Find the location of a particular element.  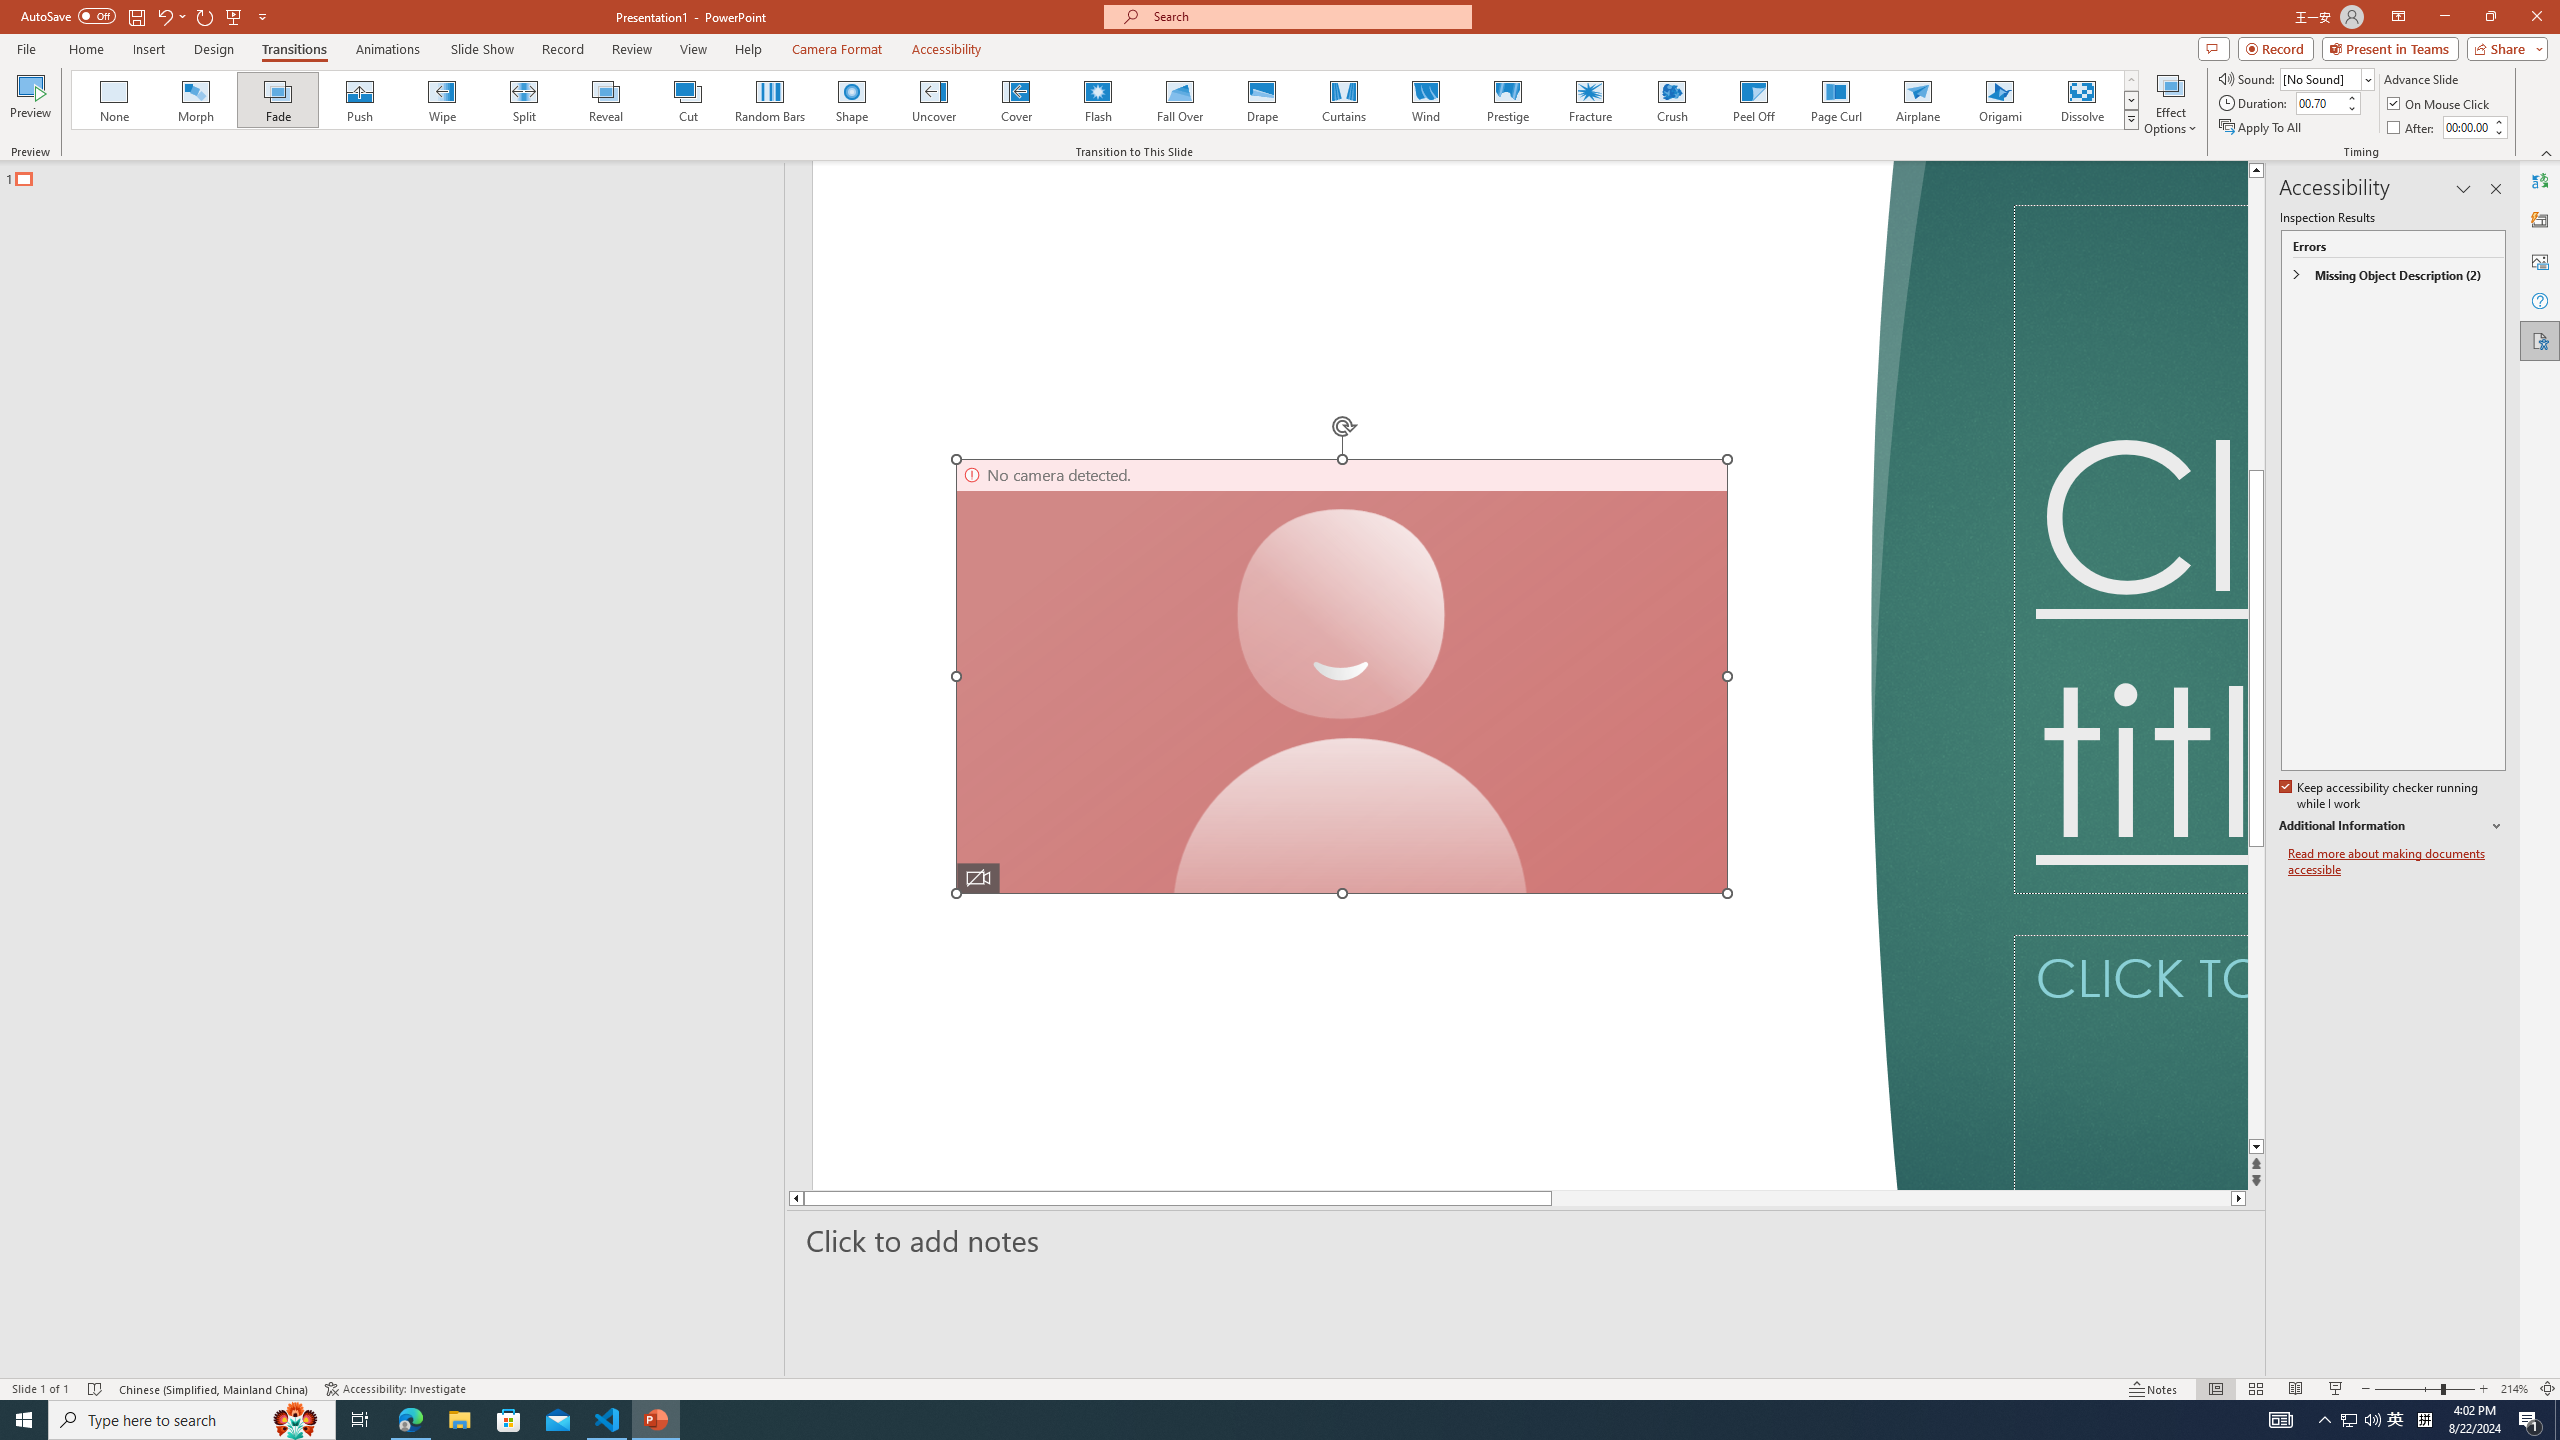

'Additional Information' is located at coordinates (2392, 826).